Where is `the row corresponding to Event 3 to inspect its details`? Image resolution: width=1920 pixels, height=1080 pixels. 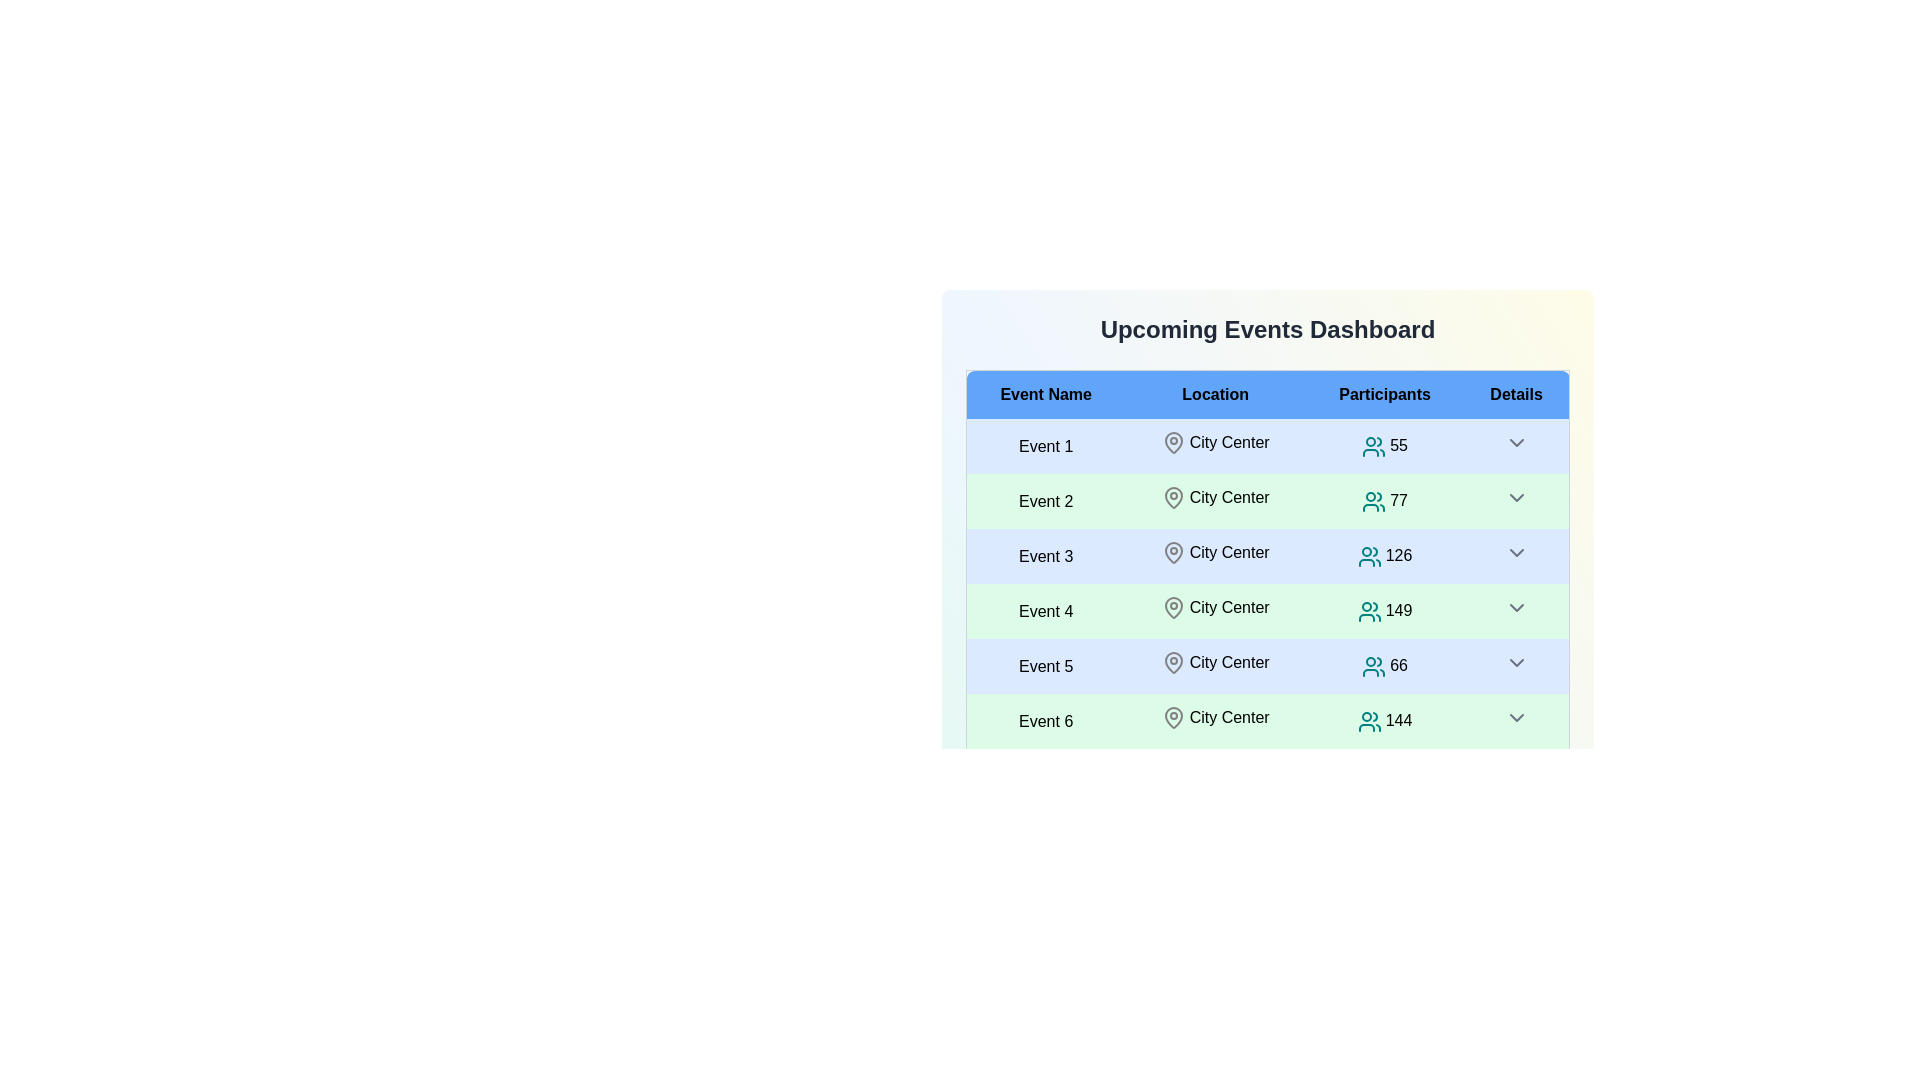
the row corresponding to Event 3 to inspect its details is located at coordinates (1045, 556).